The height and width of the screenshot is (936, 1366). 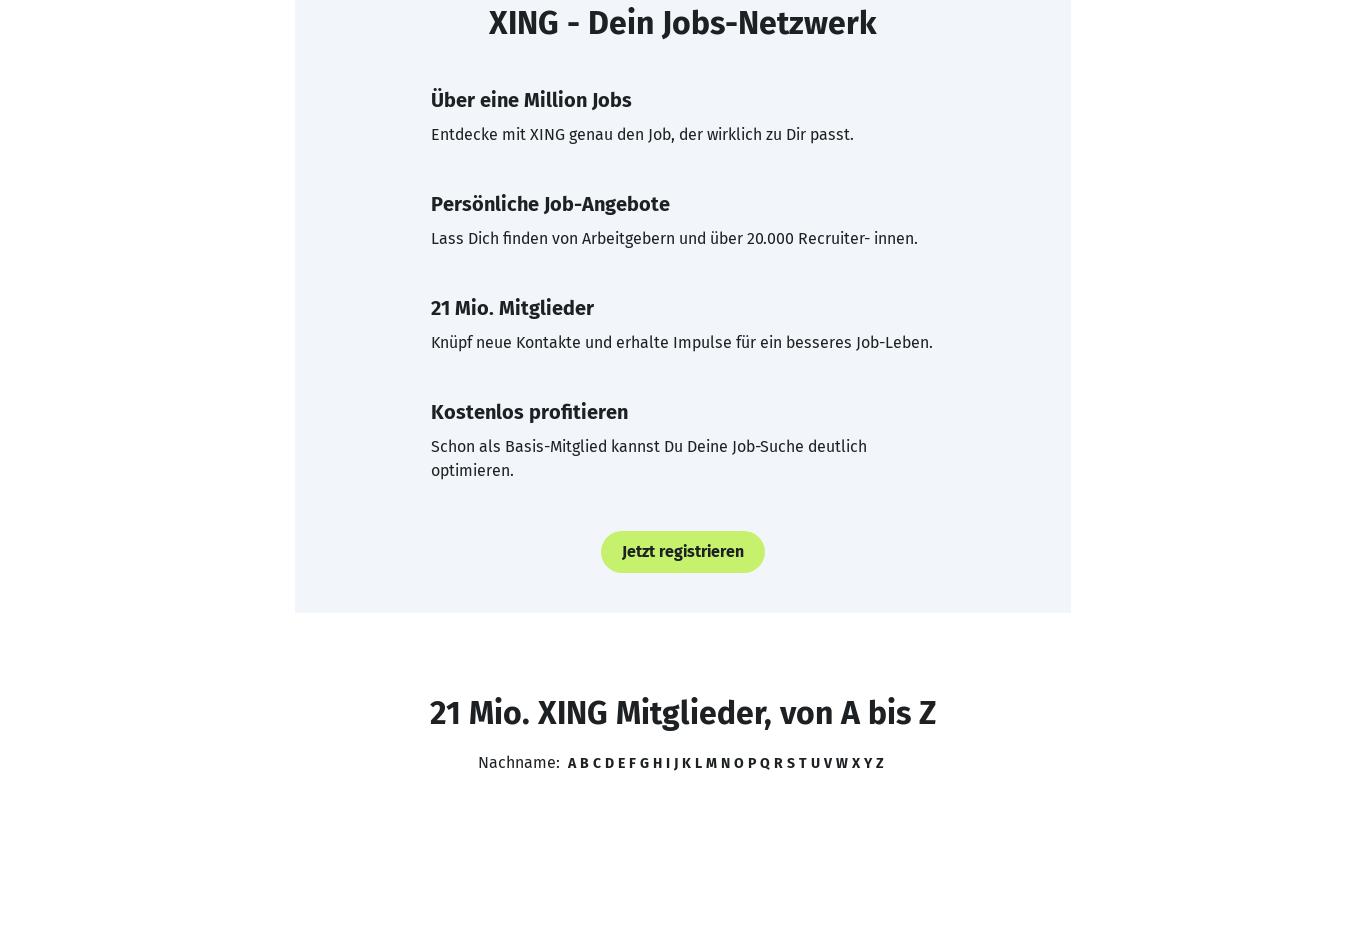 I want to click on 'R', so click(x=777, y=762).